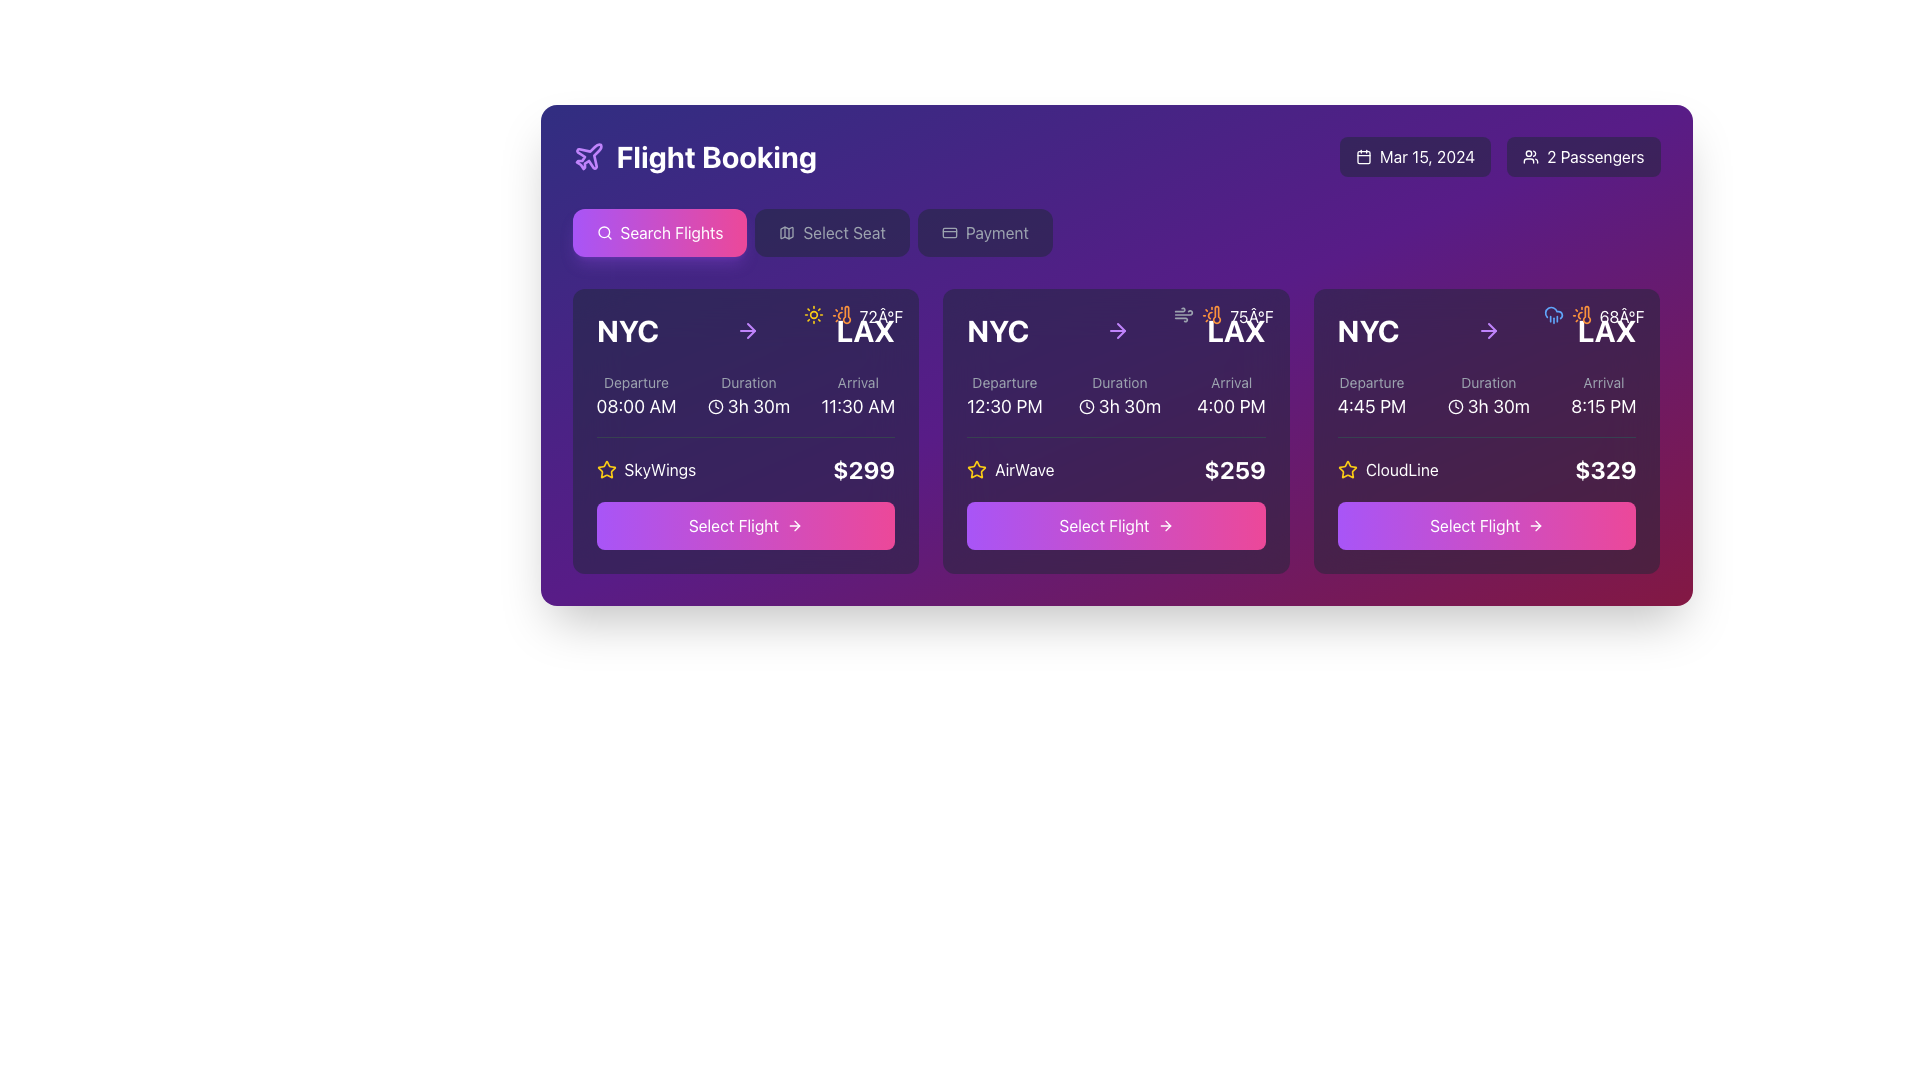 The width and height of the screenshot is (1920, 1080). Describe the element at coordinates (1622, 315) in the screenshot. I see `the temperature display showing '68°F' in white font, located in the upper-right corner of the flight information card adjacent to the LAX label` at that location.